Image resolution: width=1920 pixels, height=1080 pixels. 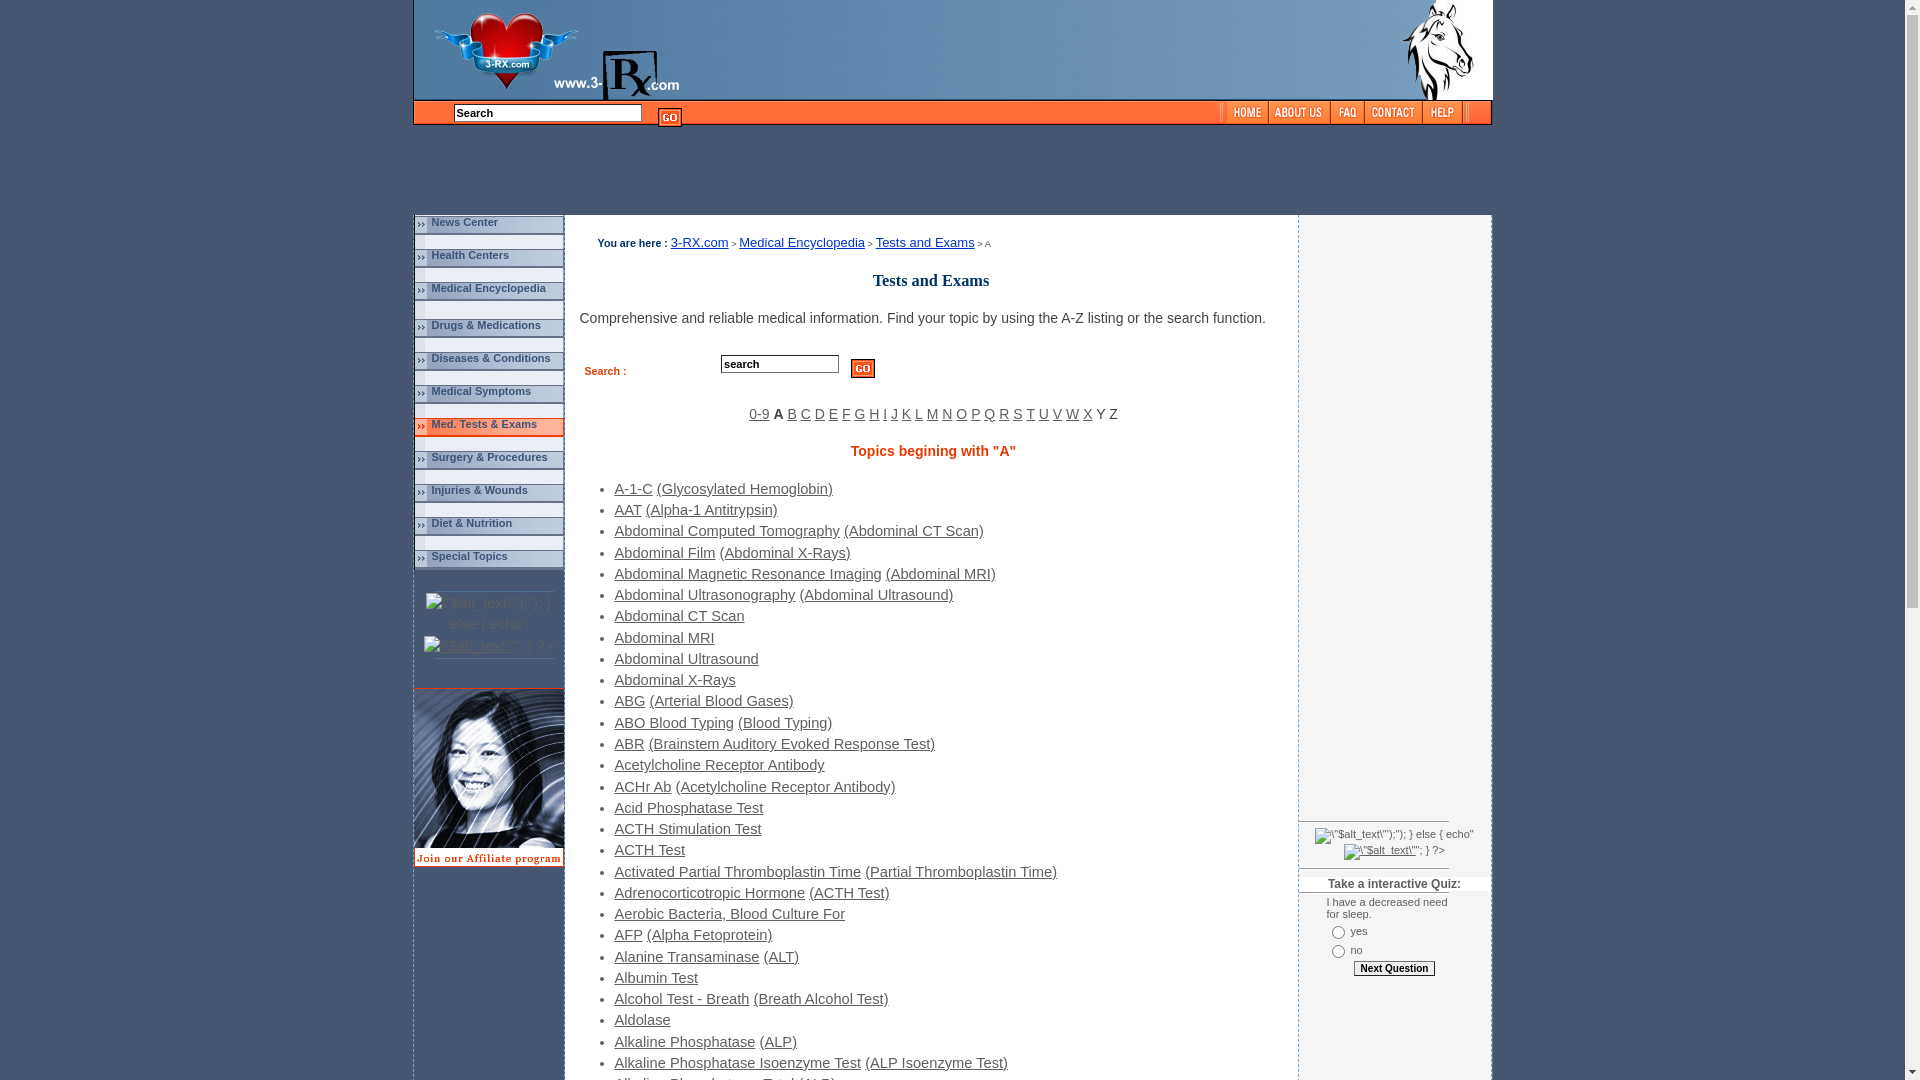 I want to click on '(ALP)', so click(x=777, y=1040).